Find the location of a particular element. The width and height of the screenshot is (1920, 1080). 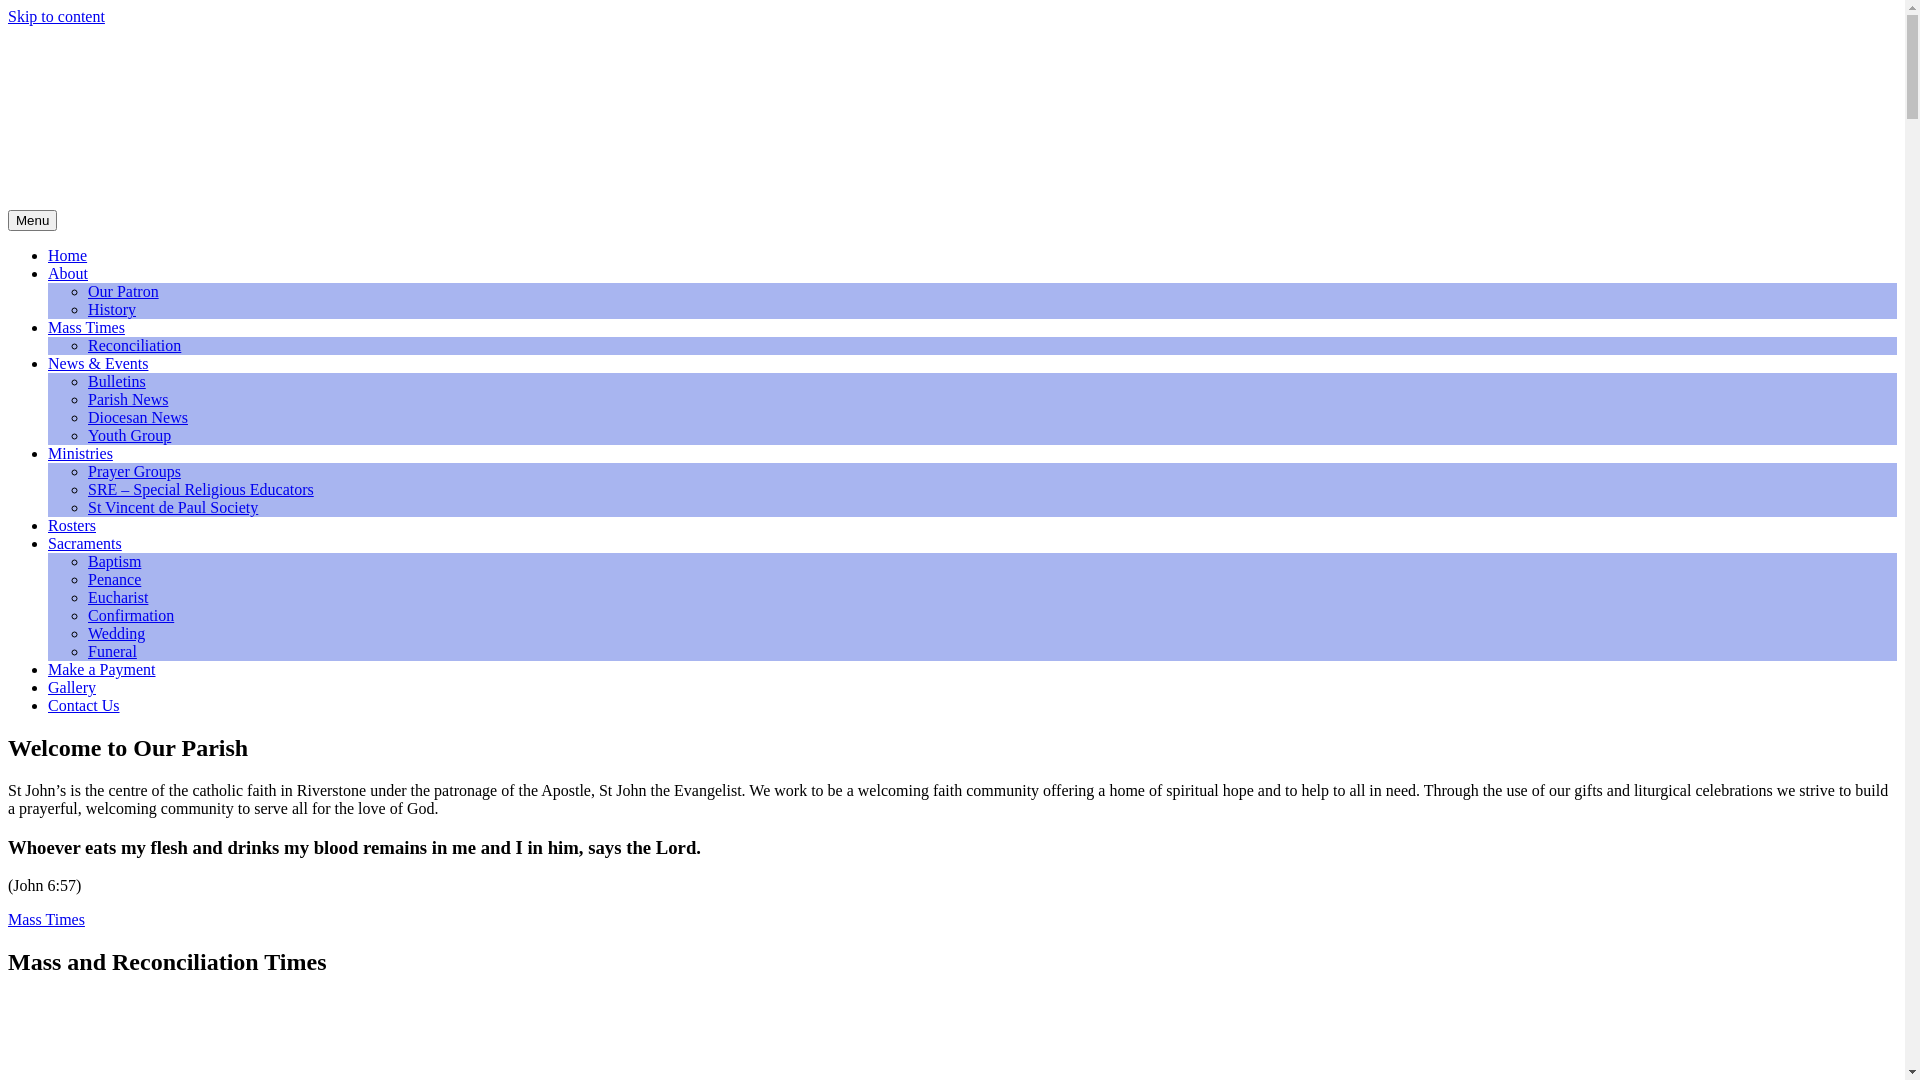

'Skip to content' is located at coordinates (8, 16).